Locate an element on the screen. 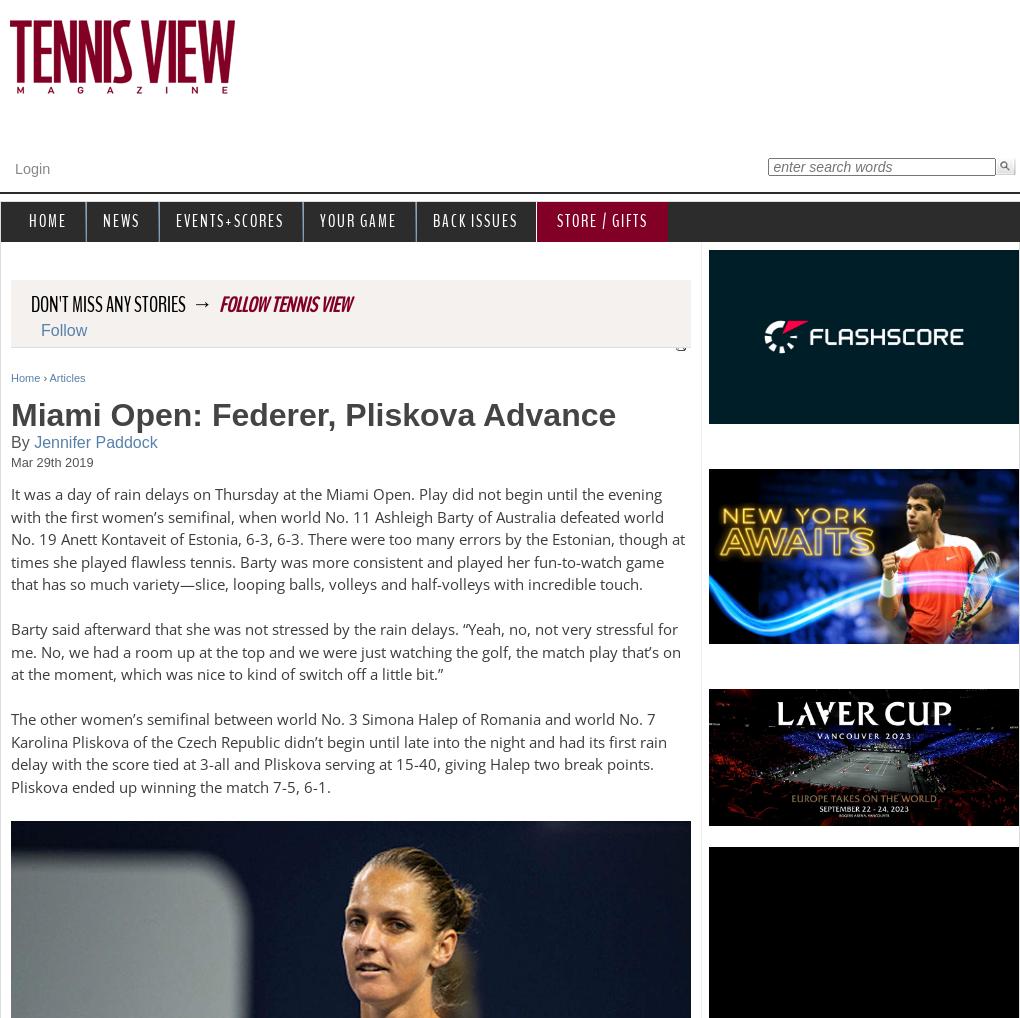  'Follow Tennis View' is located at coordinates (283, 304).